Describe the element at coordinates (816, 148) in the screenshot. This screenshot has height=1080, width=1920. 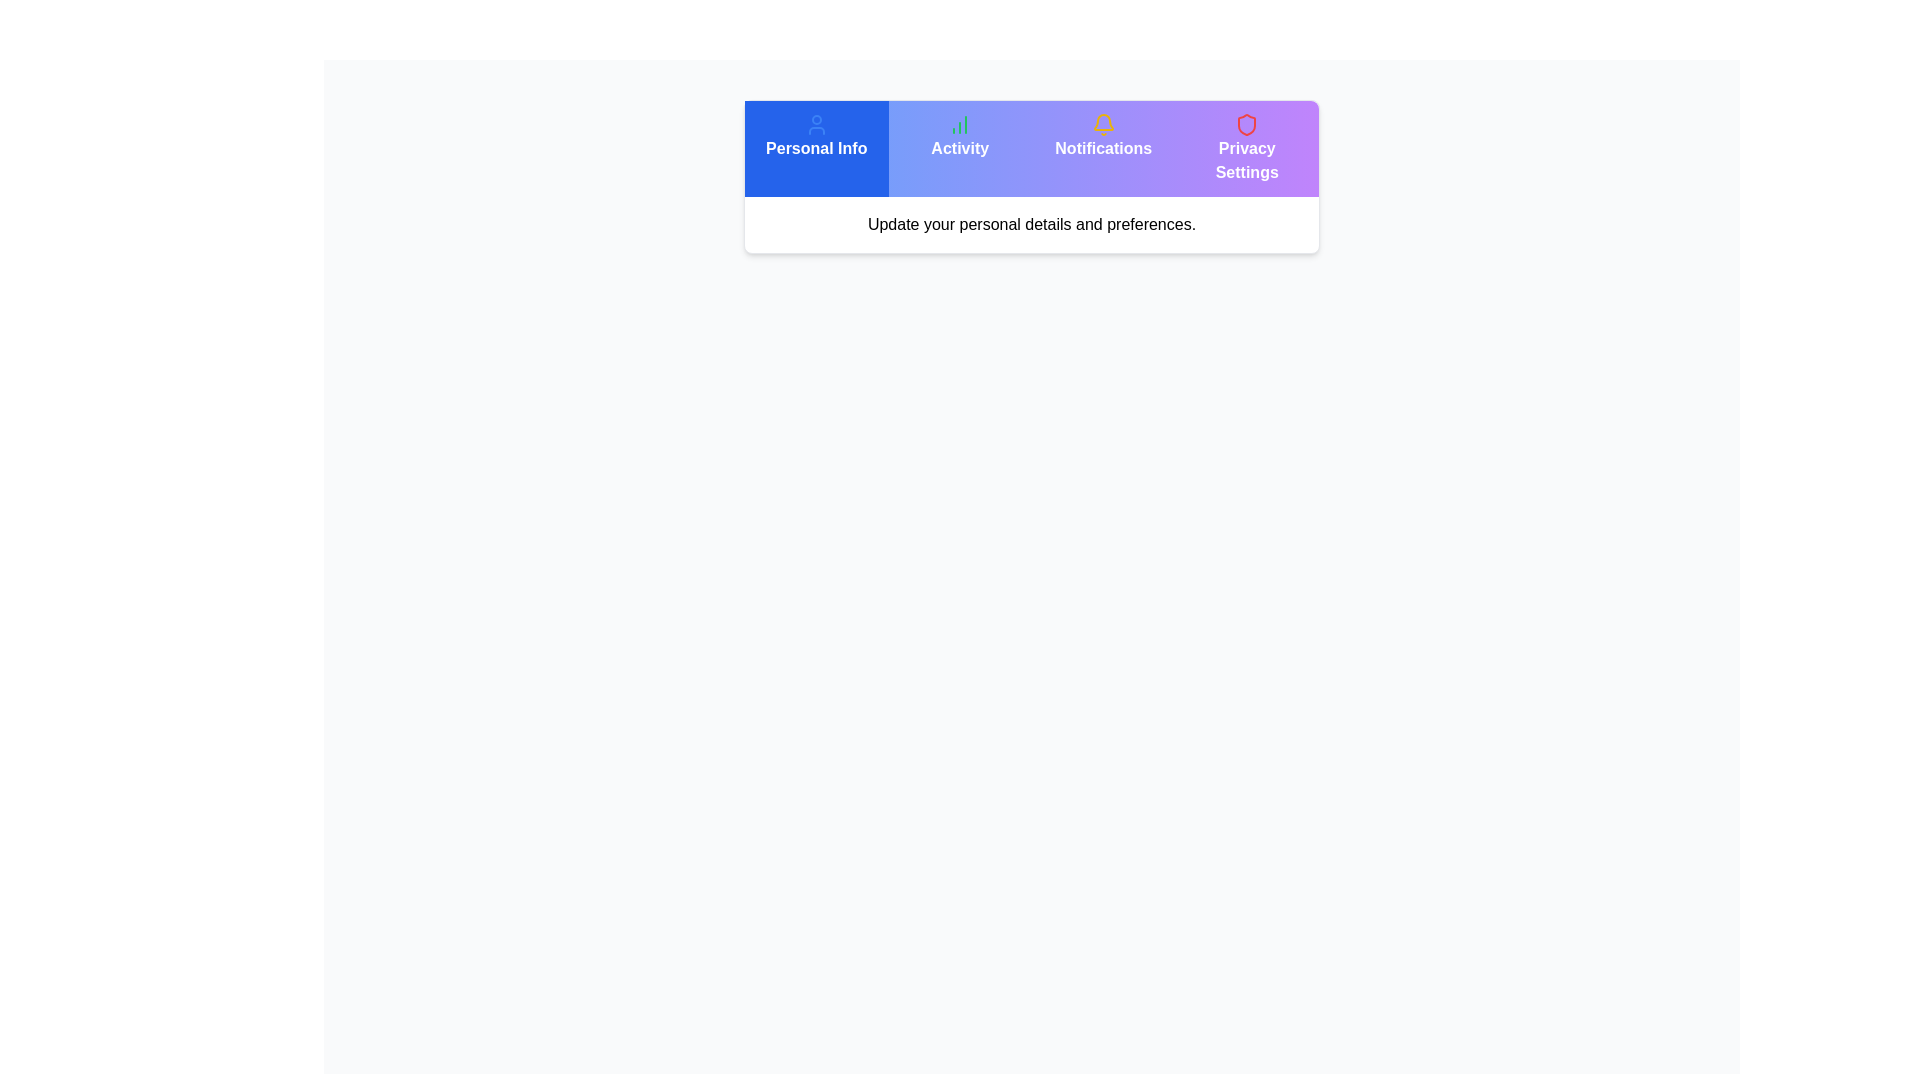
I see `the Personal Info tab` at that location.